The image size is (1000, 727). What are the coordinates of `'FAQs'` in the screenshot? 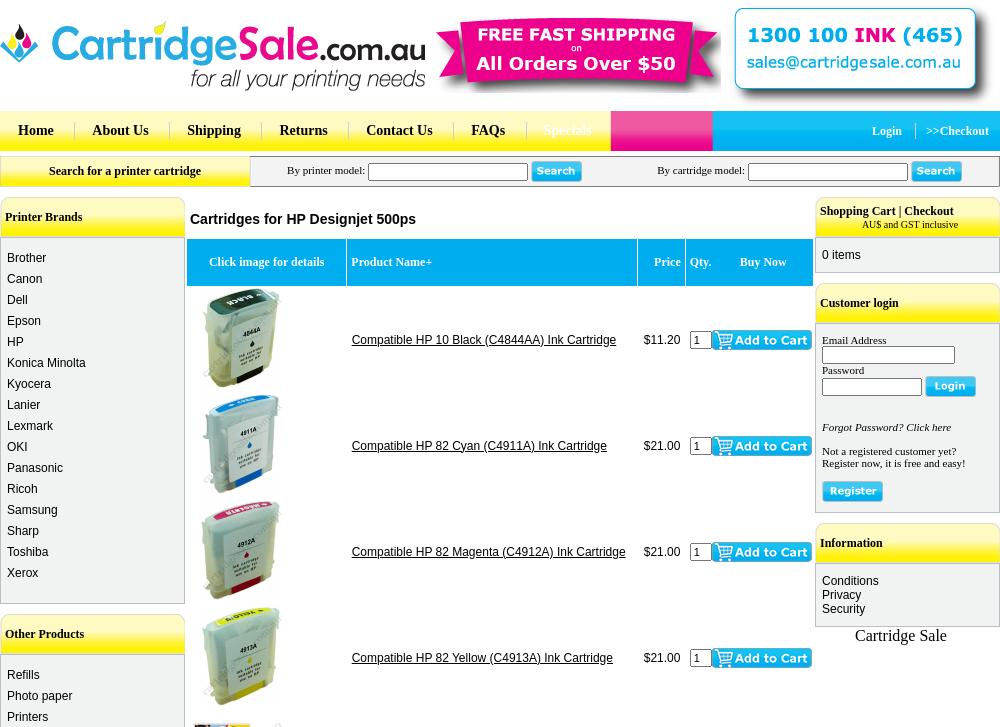 It's located at (487, 130).